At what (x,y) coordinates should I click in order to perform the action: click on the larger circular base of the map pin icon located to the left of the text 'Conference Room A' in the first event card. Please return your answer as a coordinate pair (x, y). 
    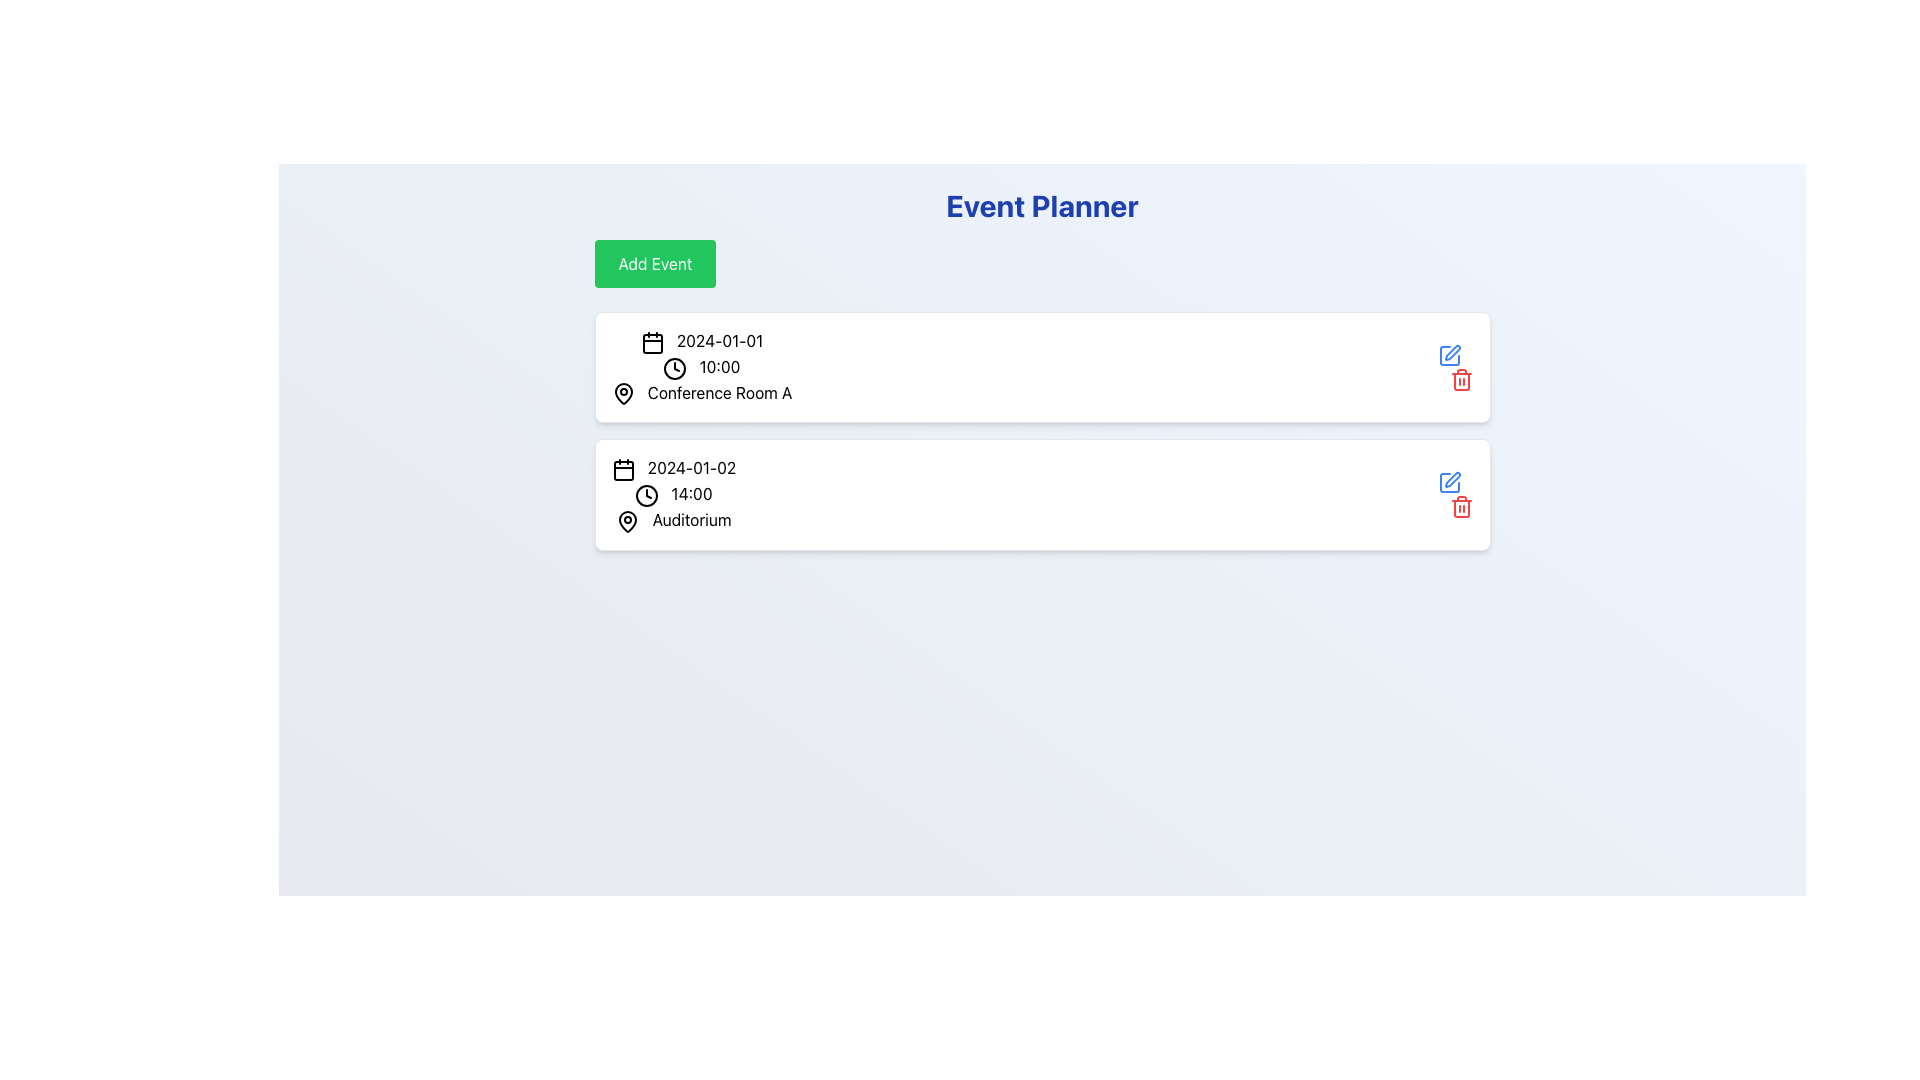
    Looking at the image, I should click on (622, 394).